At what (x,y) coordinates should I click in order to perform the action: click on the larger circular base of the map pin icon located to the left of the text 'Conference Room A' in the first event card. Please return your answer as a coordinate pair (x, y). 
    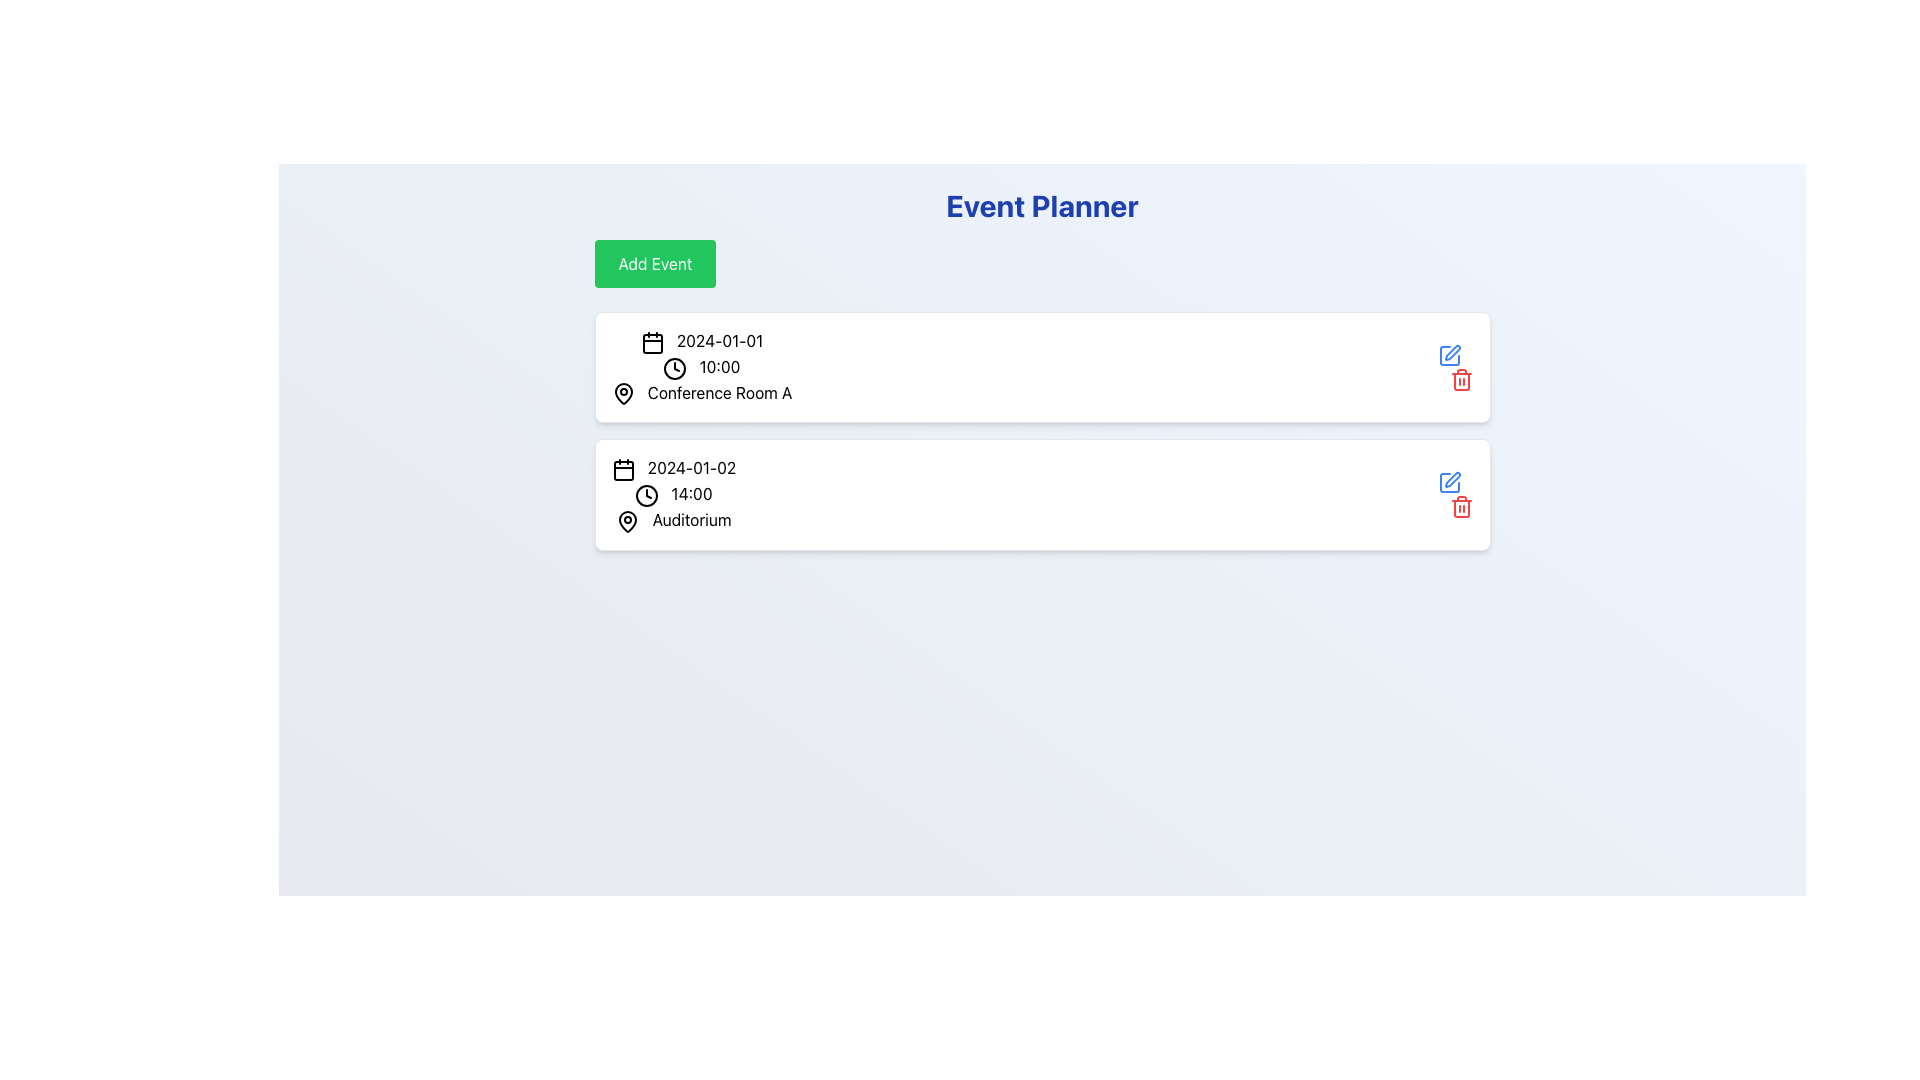
    Looking at the image, I should click on (622, 394).